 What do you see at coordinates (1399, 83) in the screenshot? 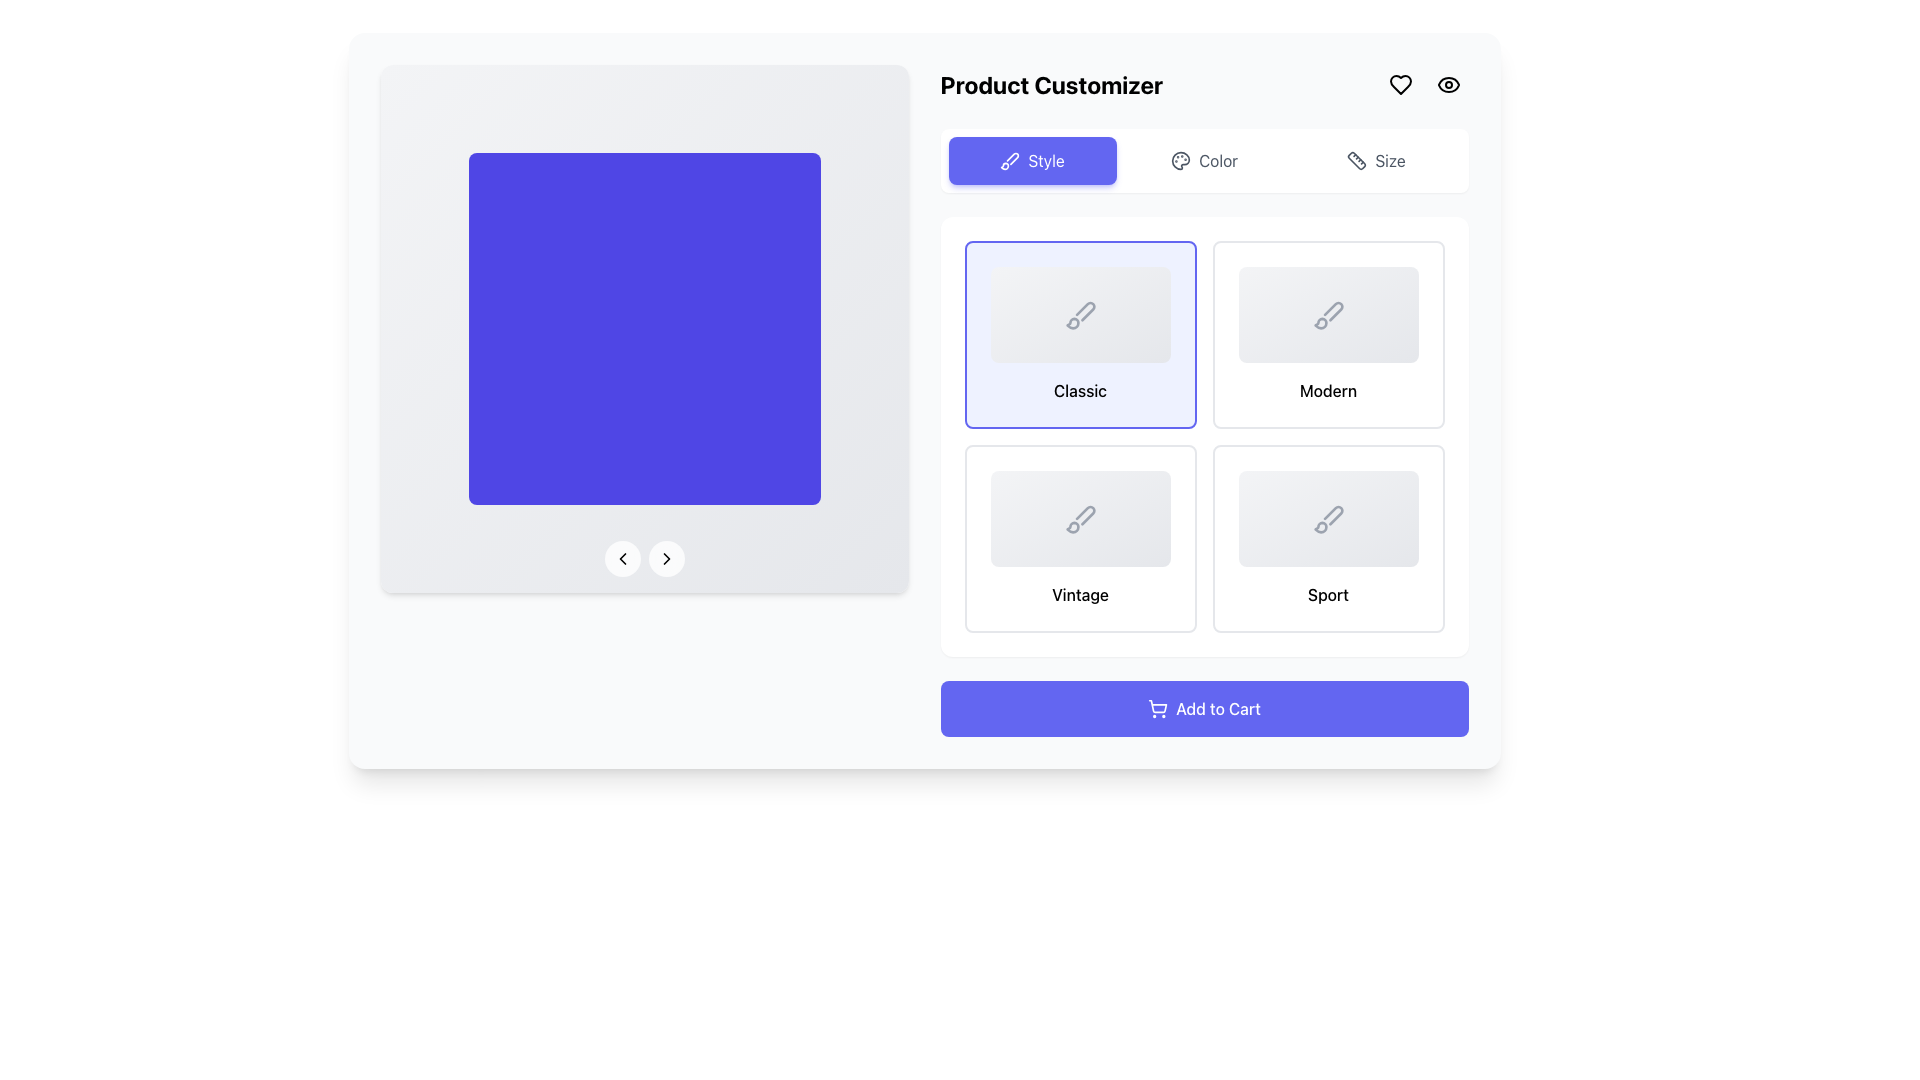
I see `the heart outline icon located near the top-right corner of the interface to potentially reveal a tooltip` at bounding box center [1399, 83].